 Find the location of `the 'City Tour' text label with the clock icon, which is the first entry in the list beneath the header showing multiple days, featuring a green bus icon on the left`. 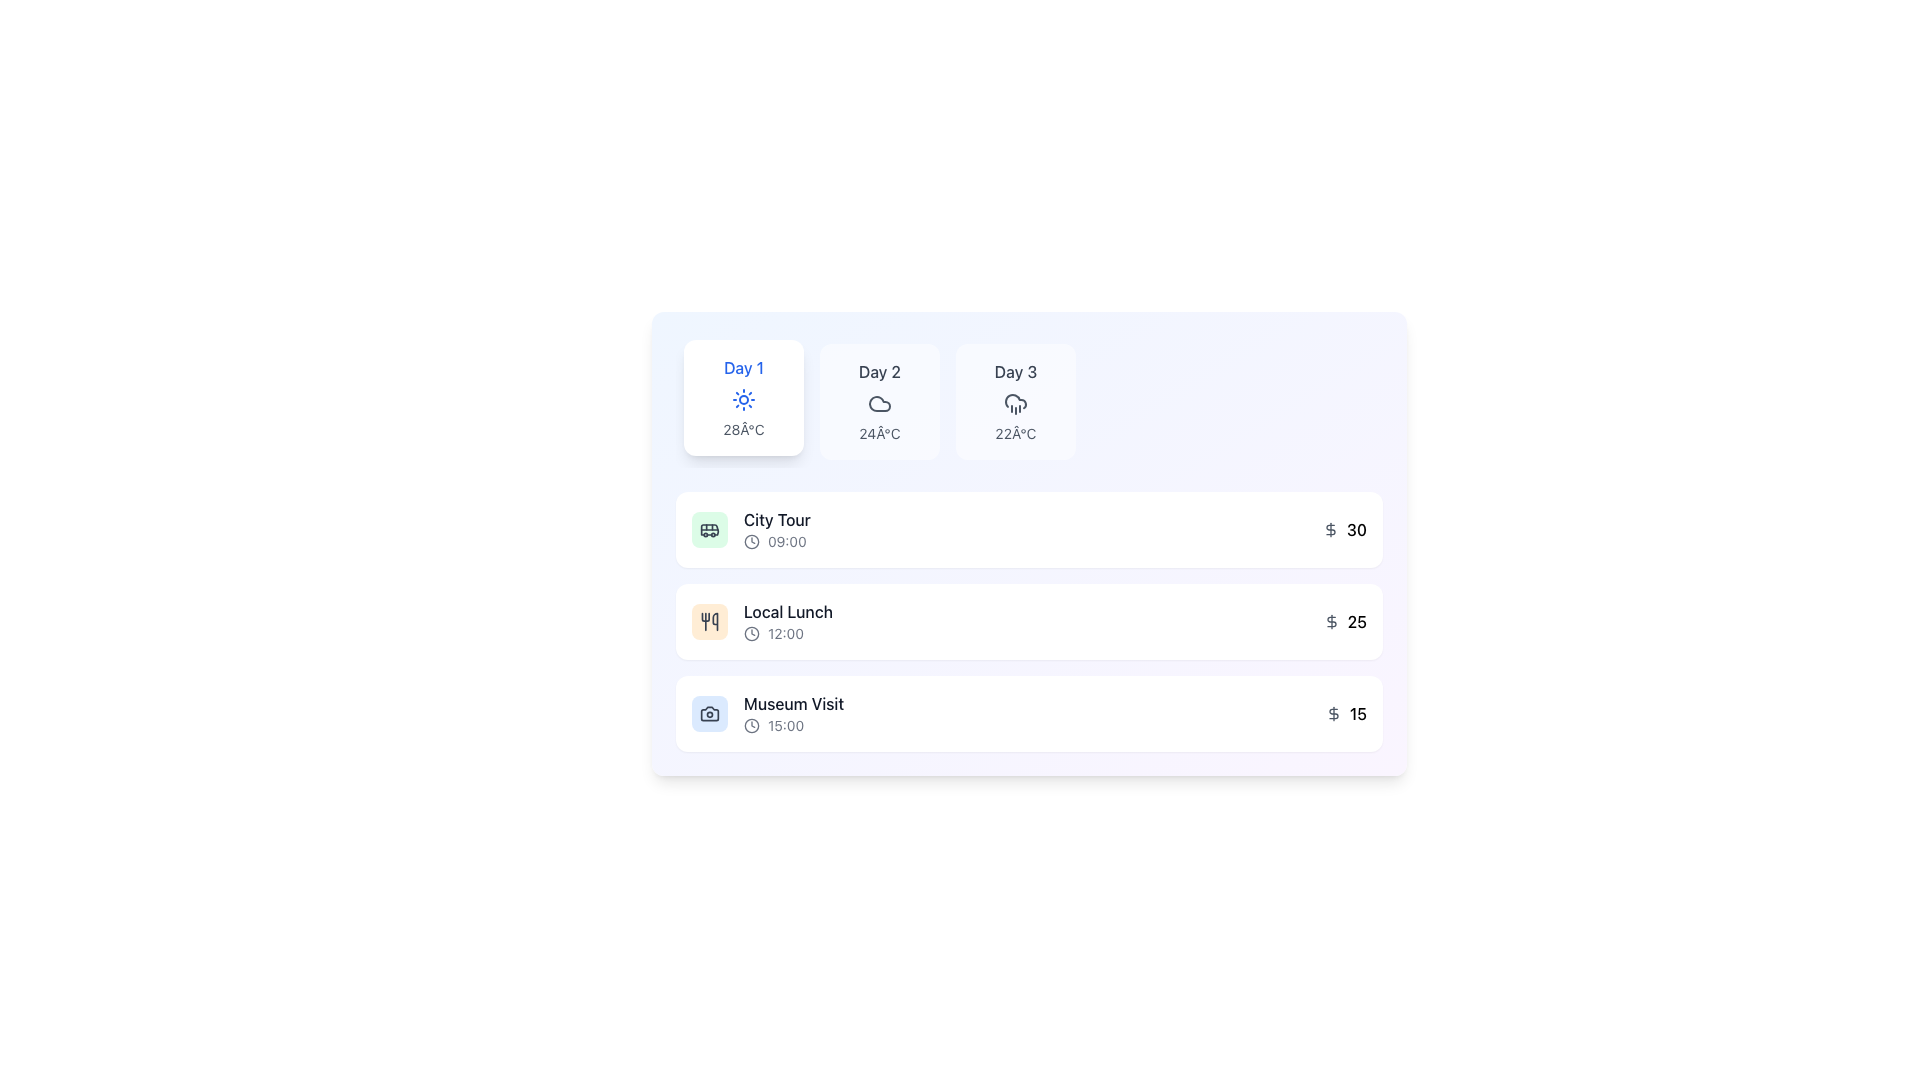

the 'City Tour' text label with the clock icon, which is the first entry in the list beneath the header showing multiple days, featuring a green bus icon on the left is located at coordinates (776, 528).